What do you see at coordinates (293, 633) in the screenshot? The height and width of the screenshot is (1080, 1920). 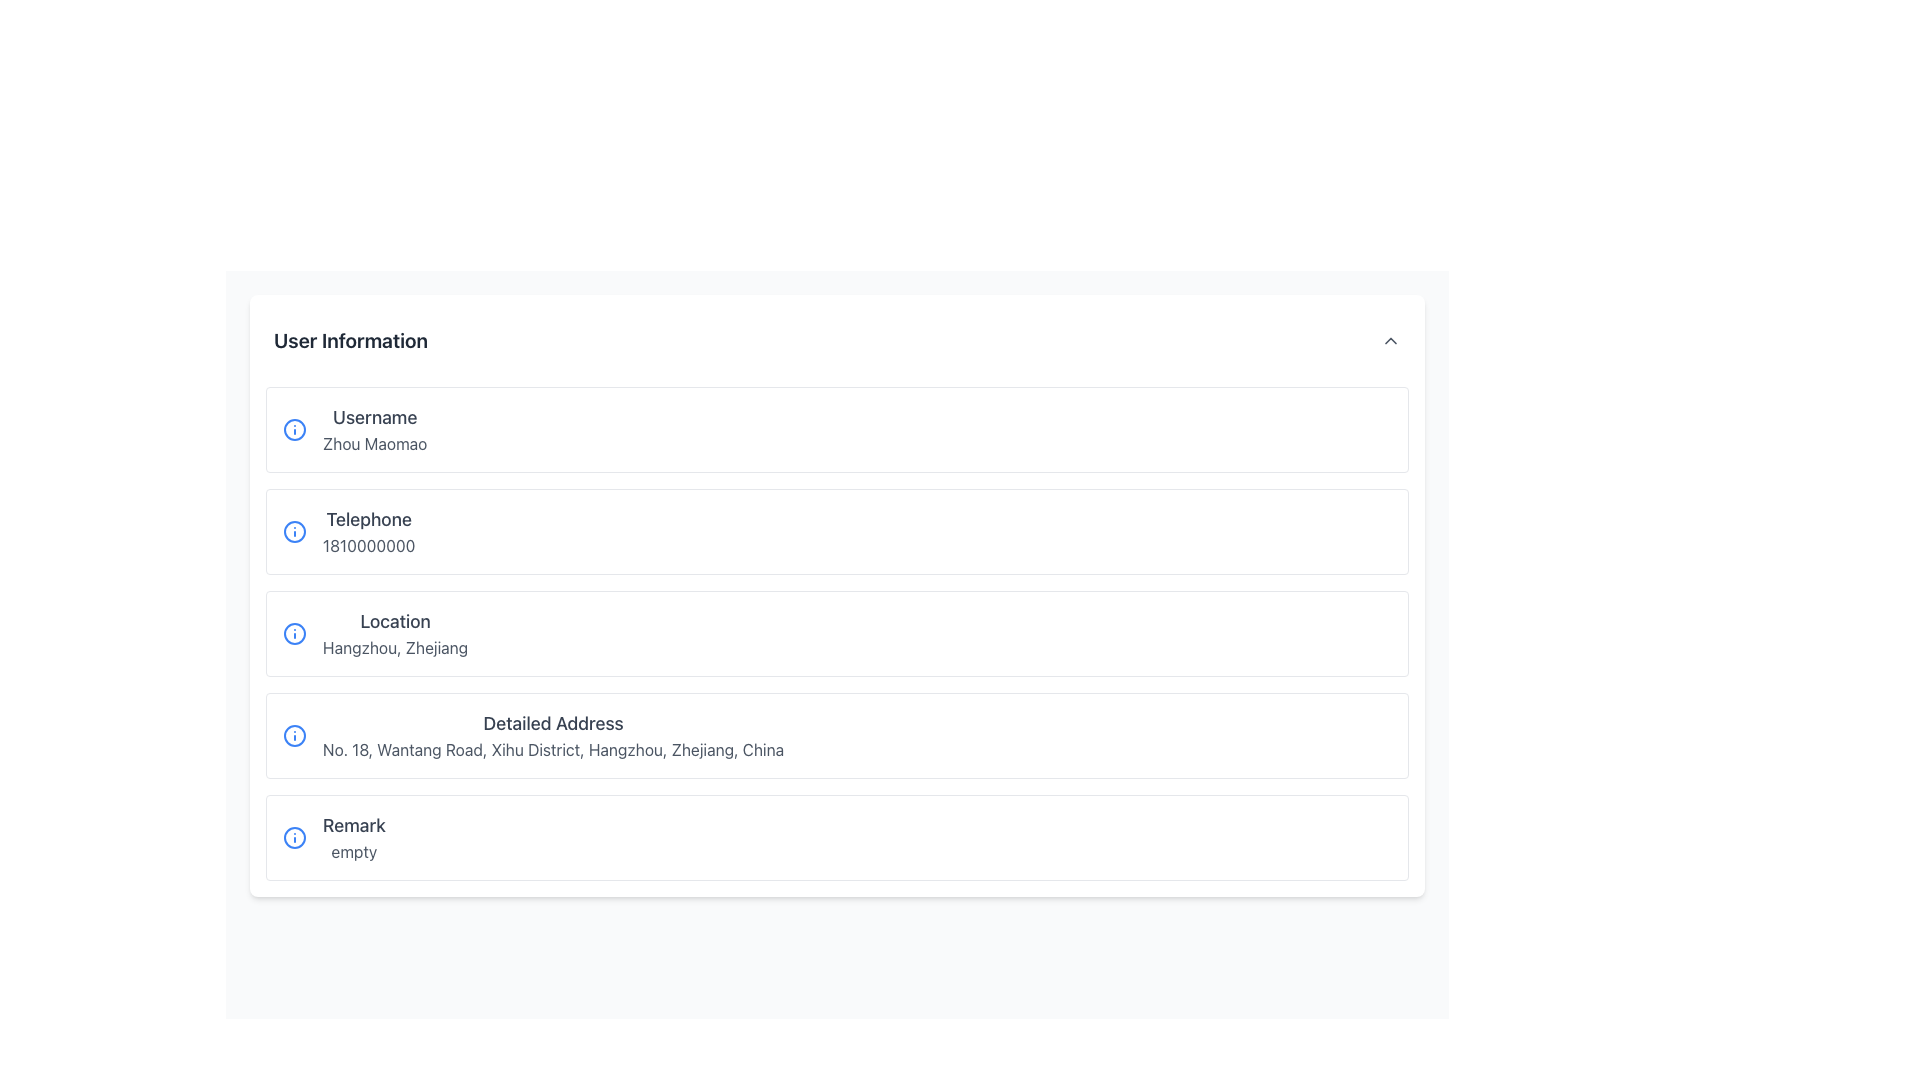 I see `the informational icon located to the left of the text 'Location' for more information` at bounding box center [293, 633].